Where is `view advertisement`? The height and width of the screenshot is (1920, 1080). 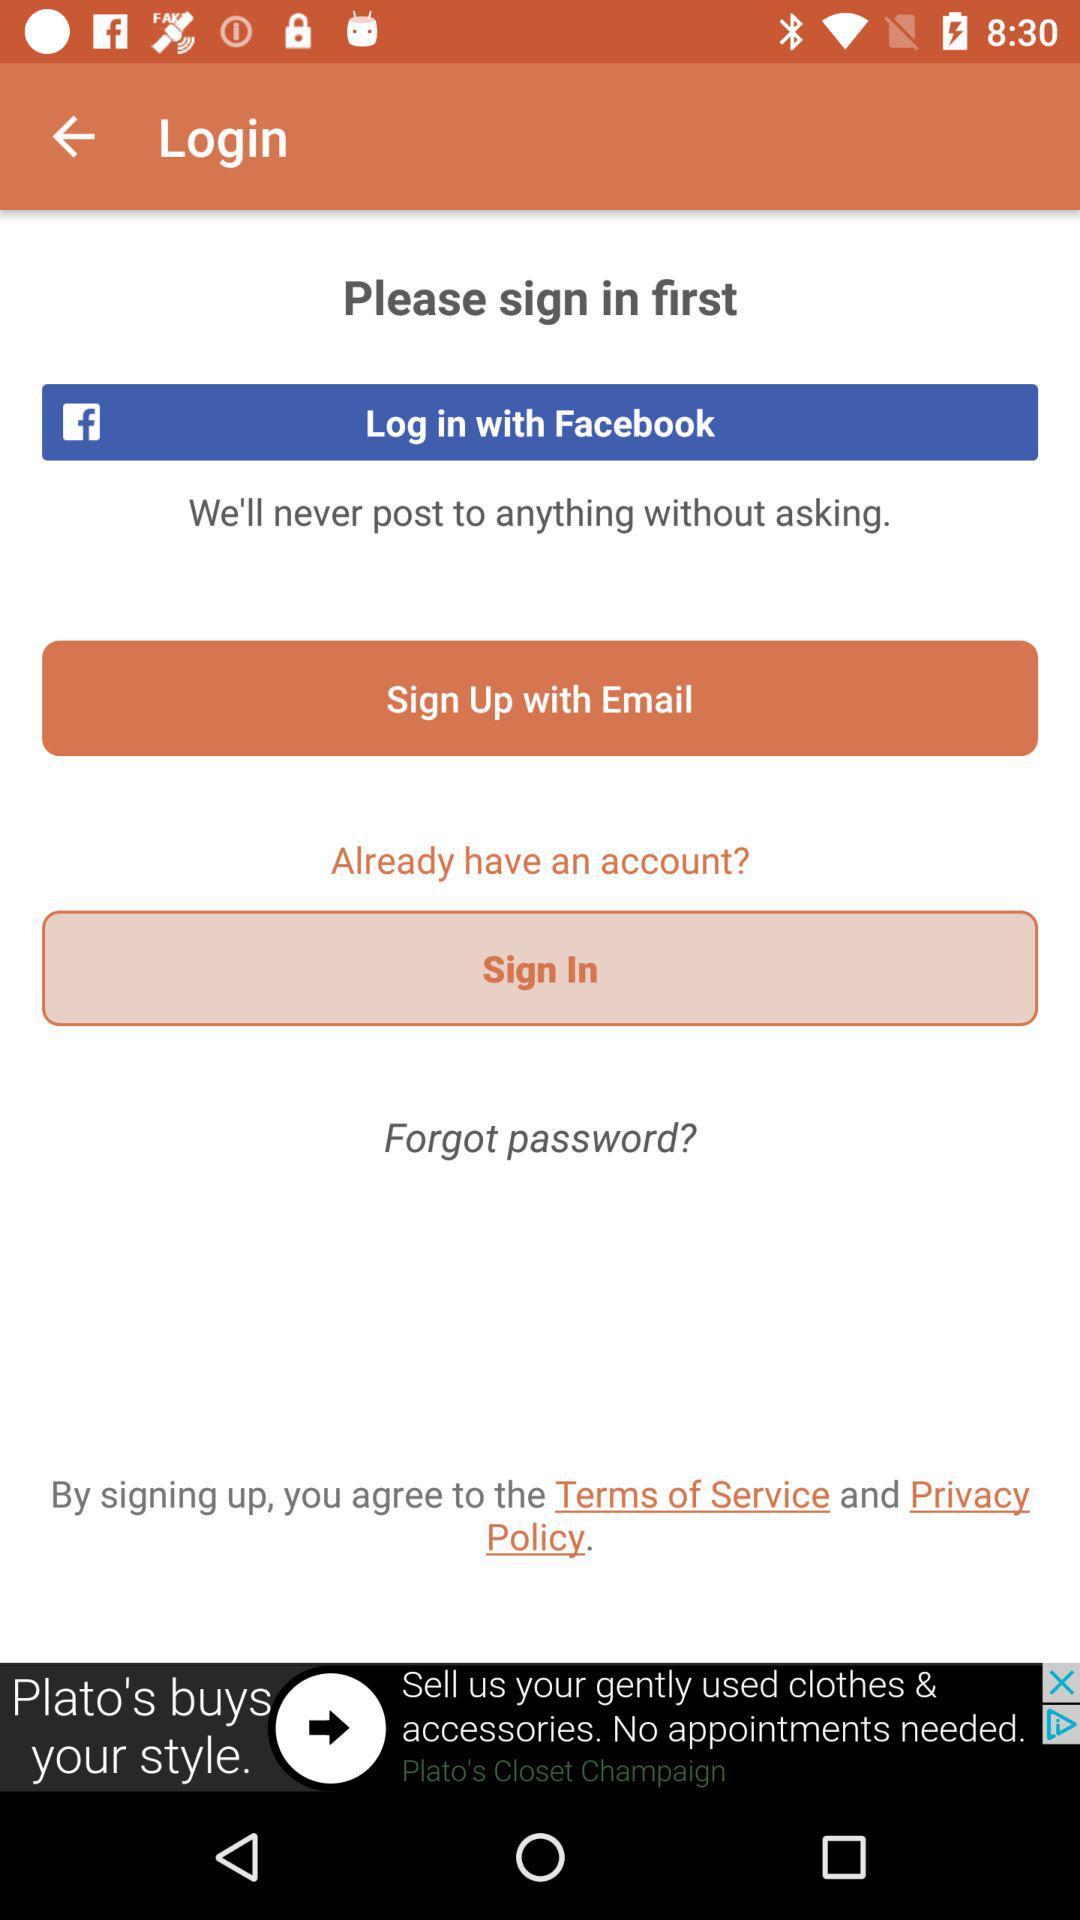
view advertisement is located at coordinates (540, 1727).